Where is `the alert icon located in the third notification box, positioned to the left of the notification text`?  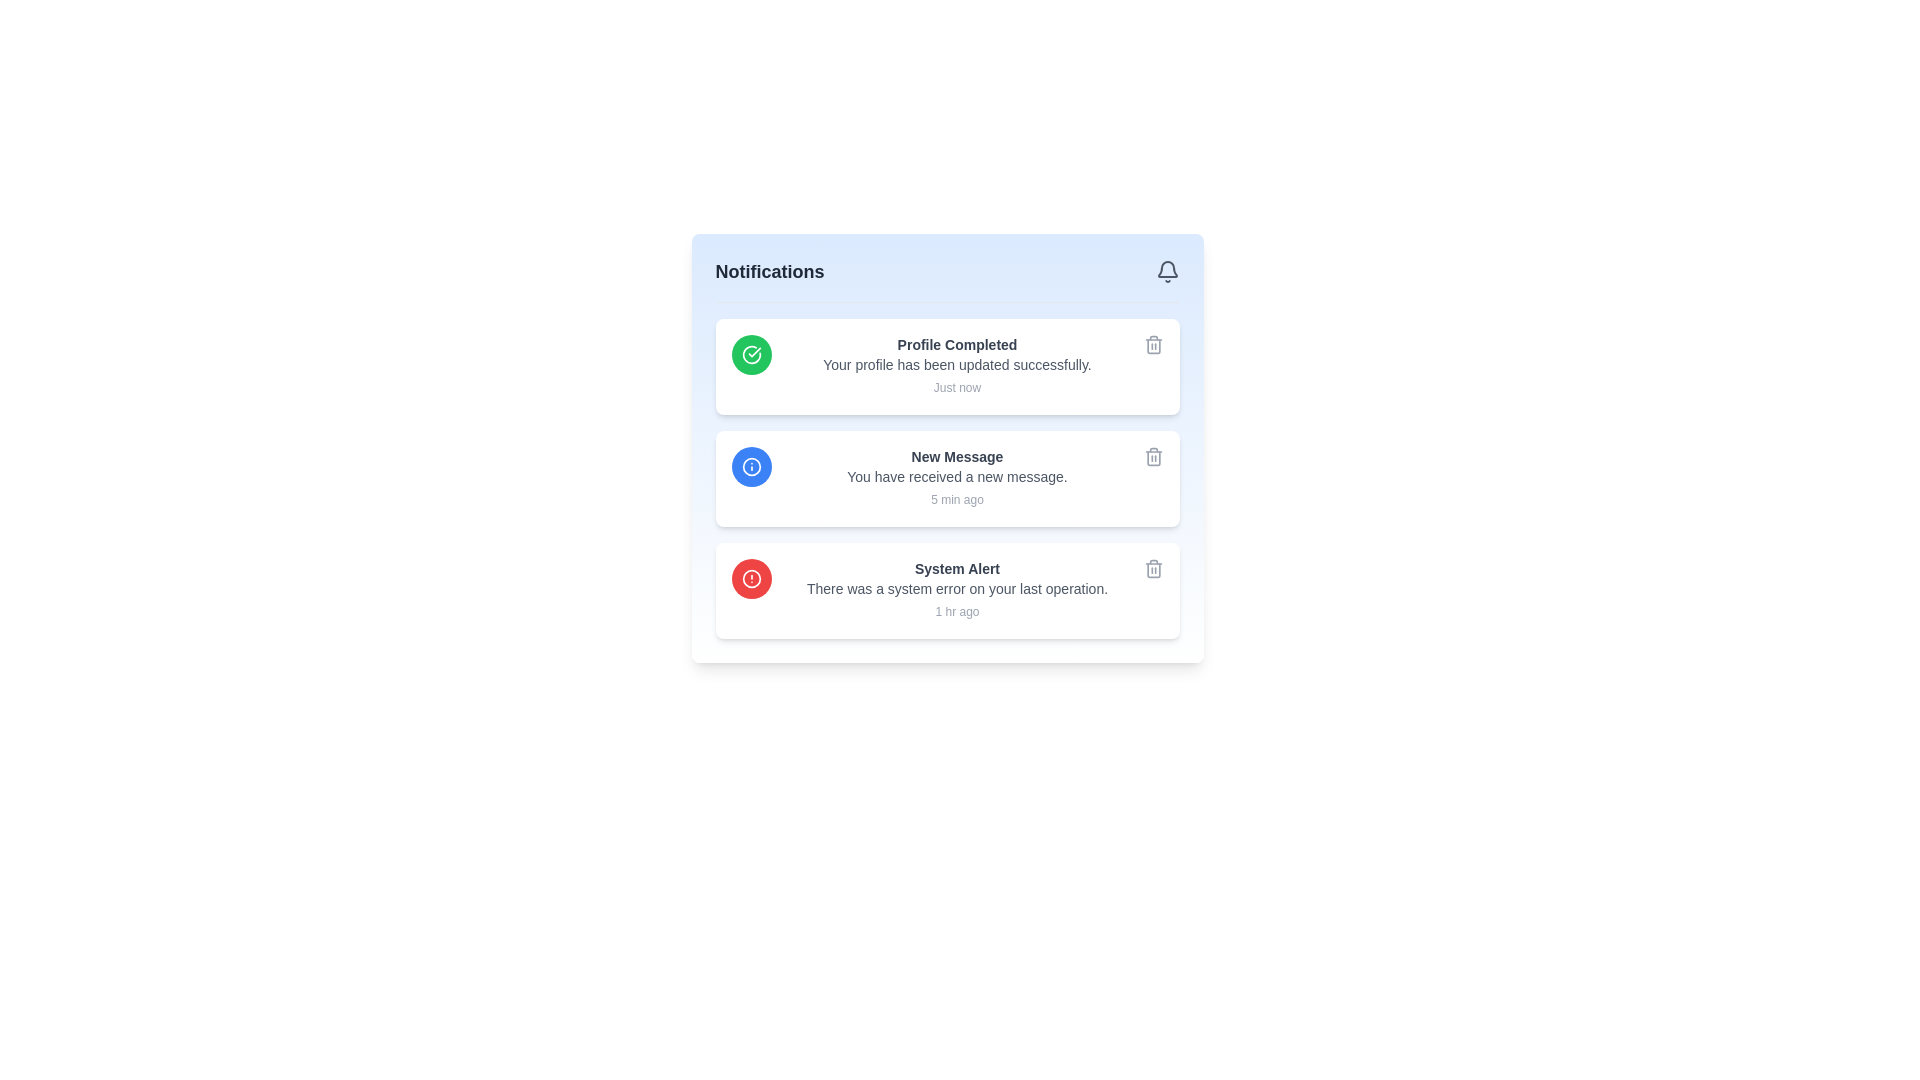
the alert icon located in the third notification box, positioned to the left of the notification text is located at coordinates (750, 578).